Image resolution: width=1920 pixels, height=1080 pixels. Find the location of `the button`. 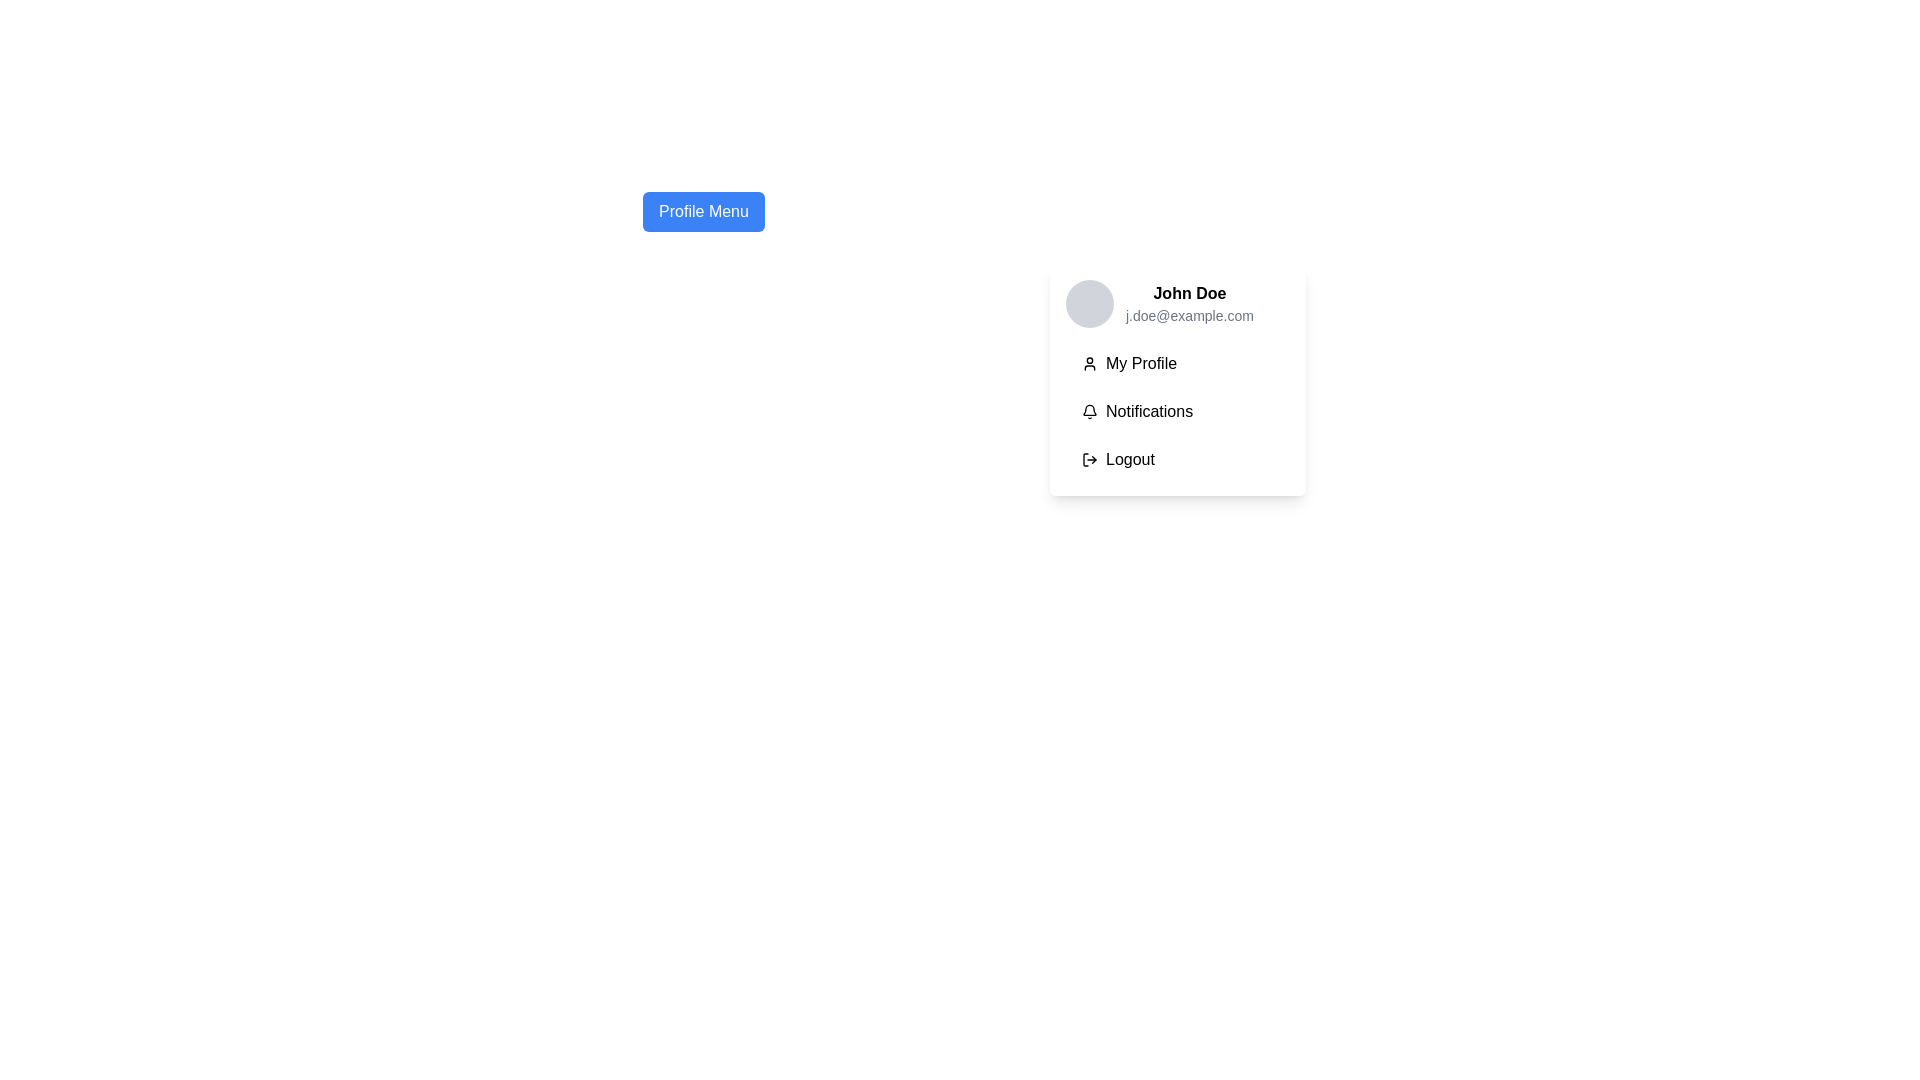

the button is located at coordinates (1177, 411).